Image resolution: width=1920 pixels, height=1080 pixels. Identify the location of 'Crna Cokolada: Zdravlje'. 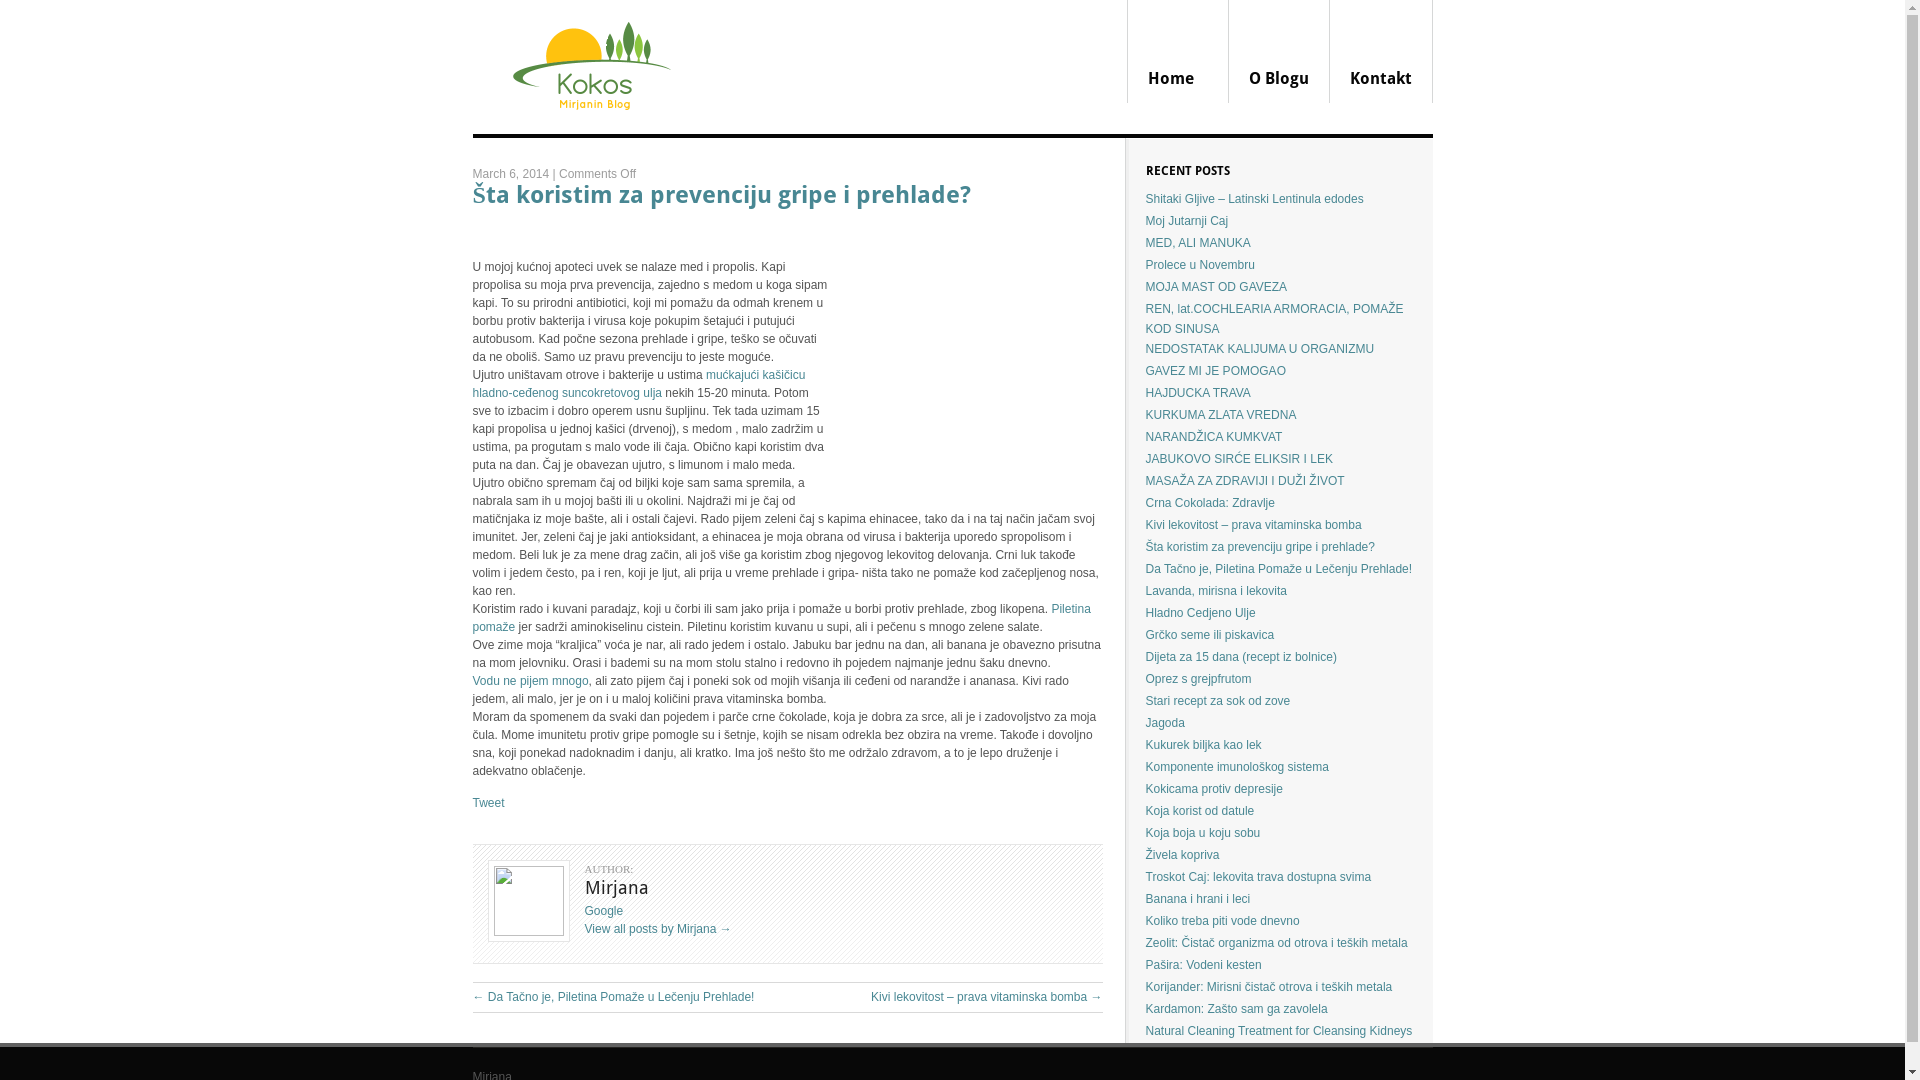
(1209, 501).